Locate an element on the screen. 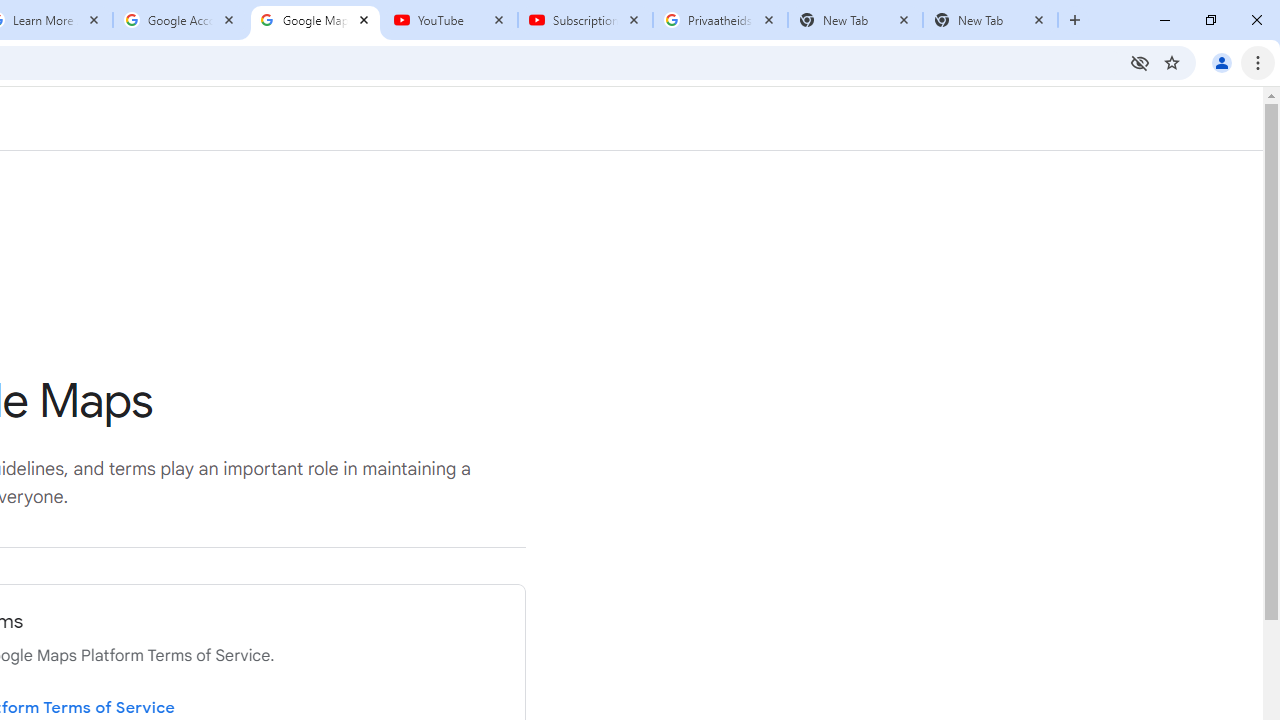 This screenshot has width=1280, height=720. 'Subscriptions - YouTube' is located at coordinates (584, 20).